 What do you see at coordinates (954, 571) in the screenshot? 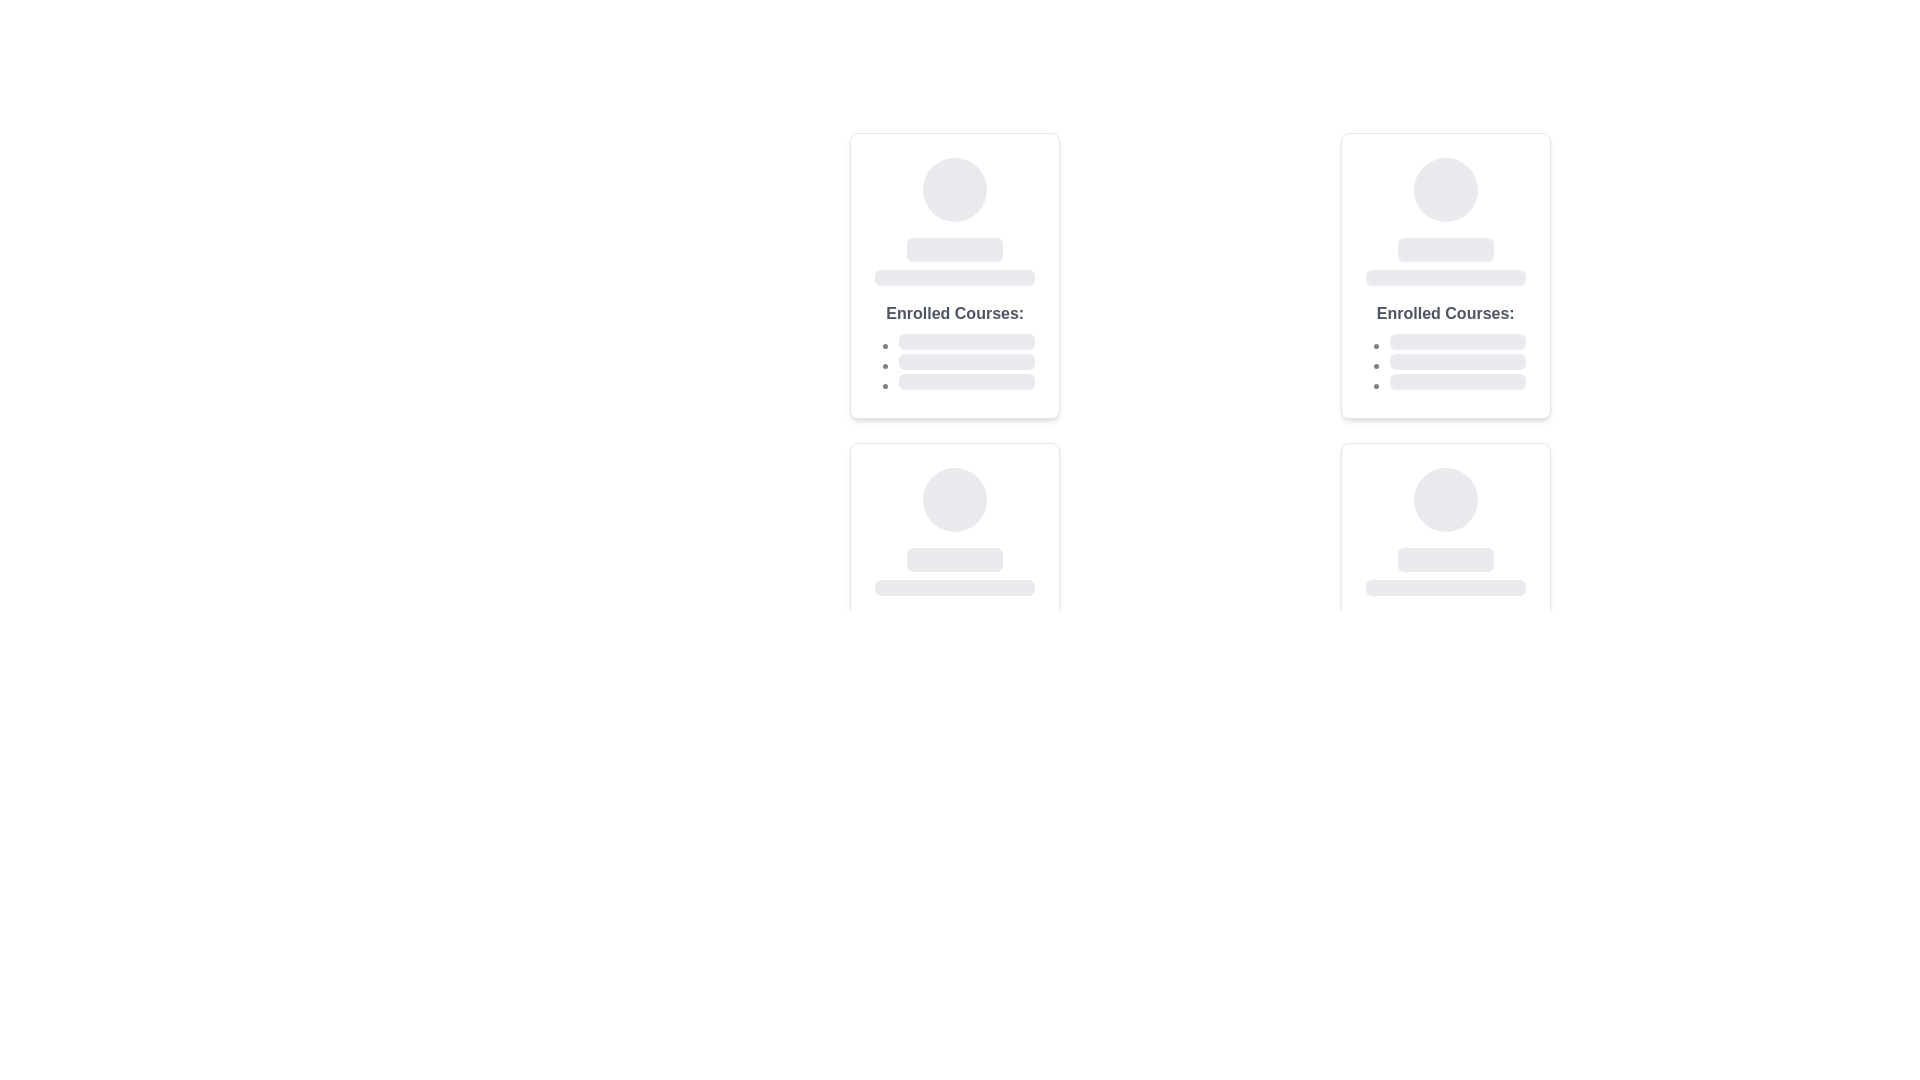
I see `the Composite Placeholder consisting of two vertically stacked gray rectangular placeholders with rounded corners, located below the circular placeholder and above the title 'Enrolled Courses:'` at bounding box center [954, 571].